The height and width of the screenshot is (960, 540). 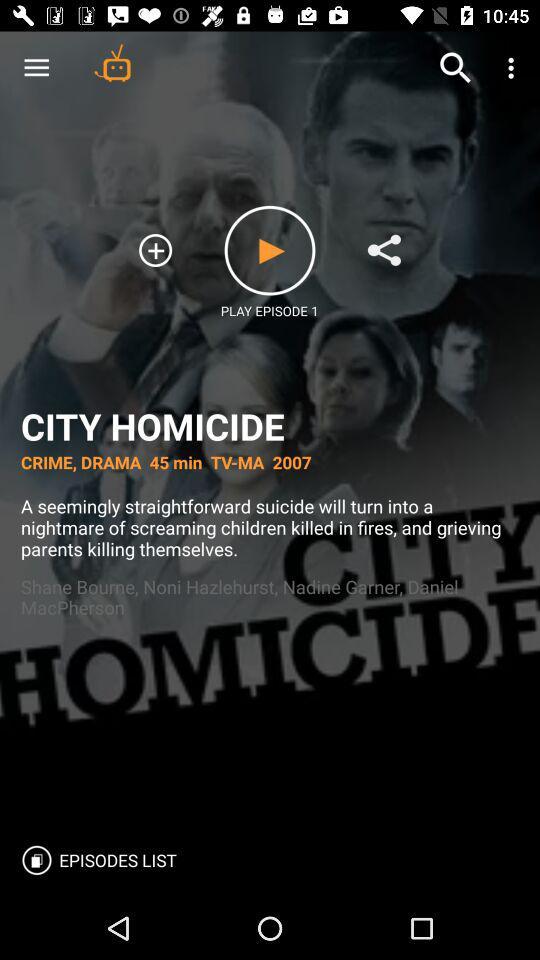 I want to click on share media, so click(x=384, y=249).